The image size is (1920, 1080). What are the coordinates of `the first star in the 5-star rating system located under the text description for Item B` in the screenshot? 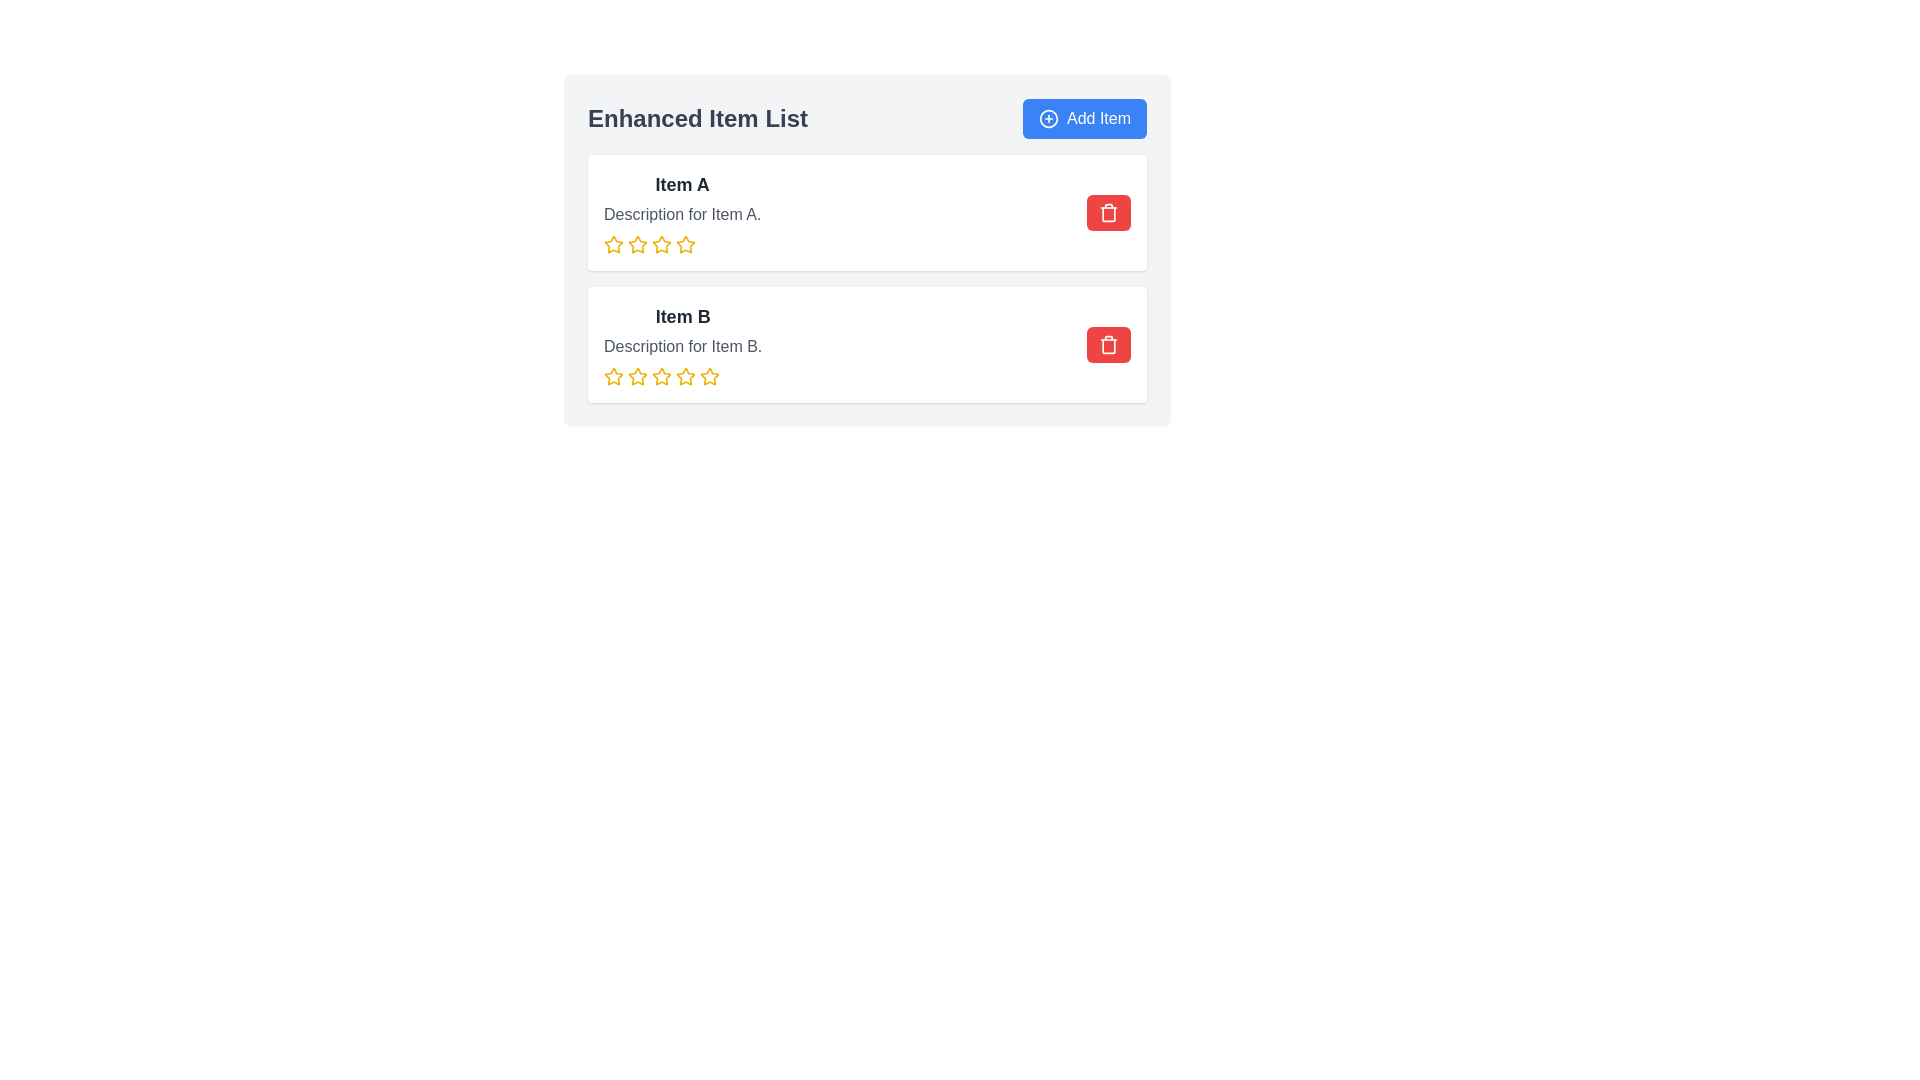 It's located at (613, 376).